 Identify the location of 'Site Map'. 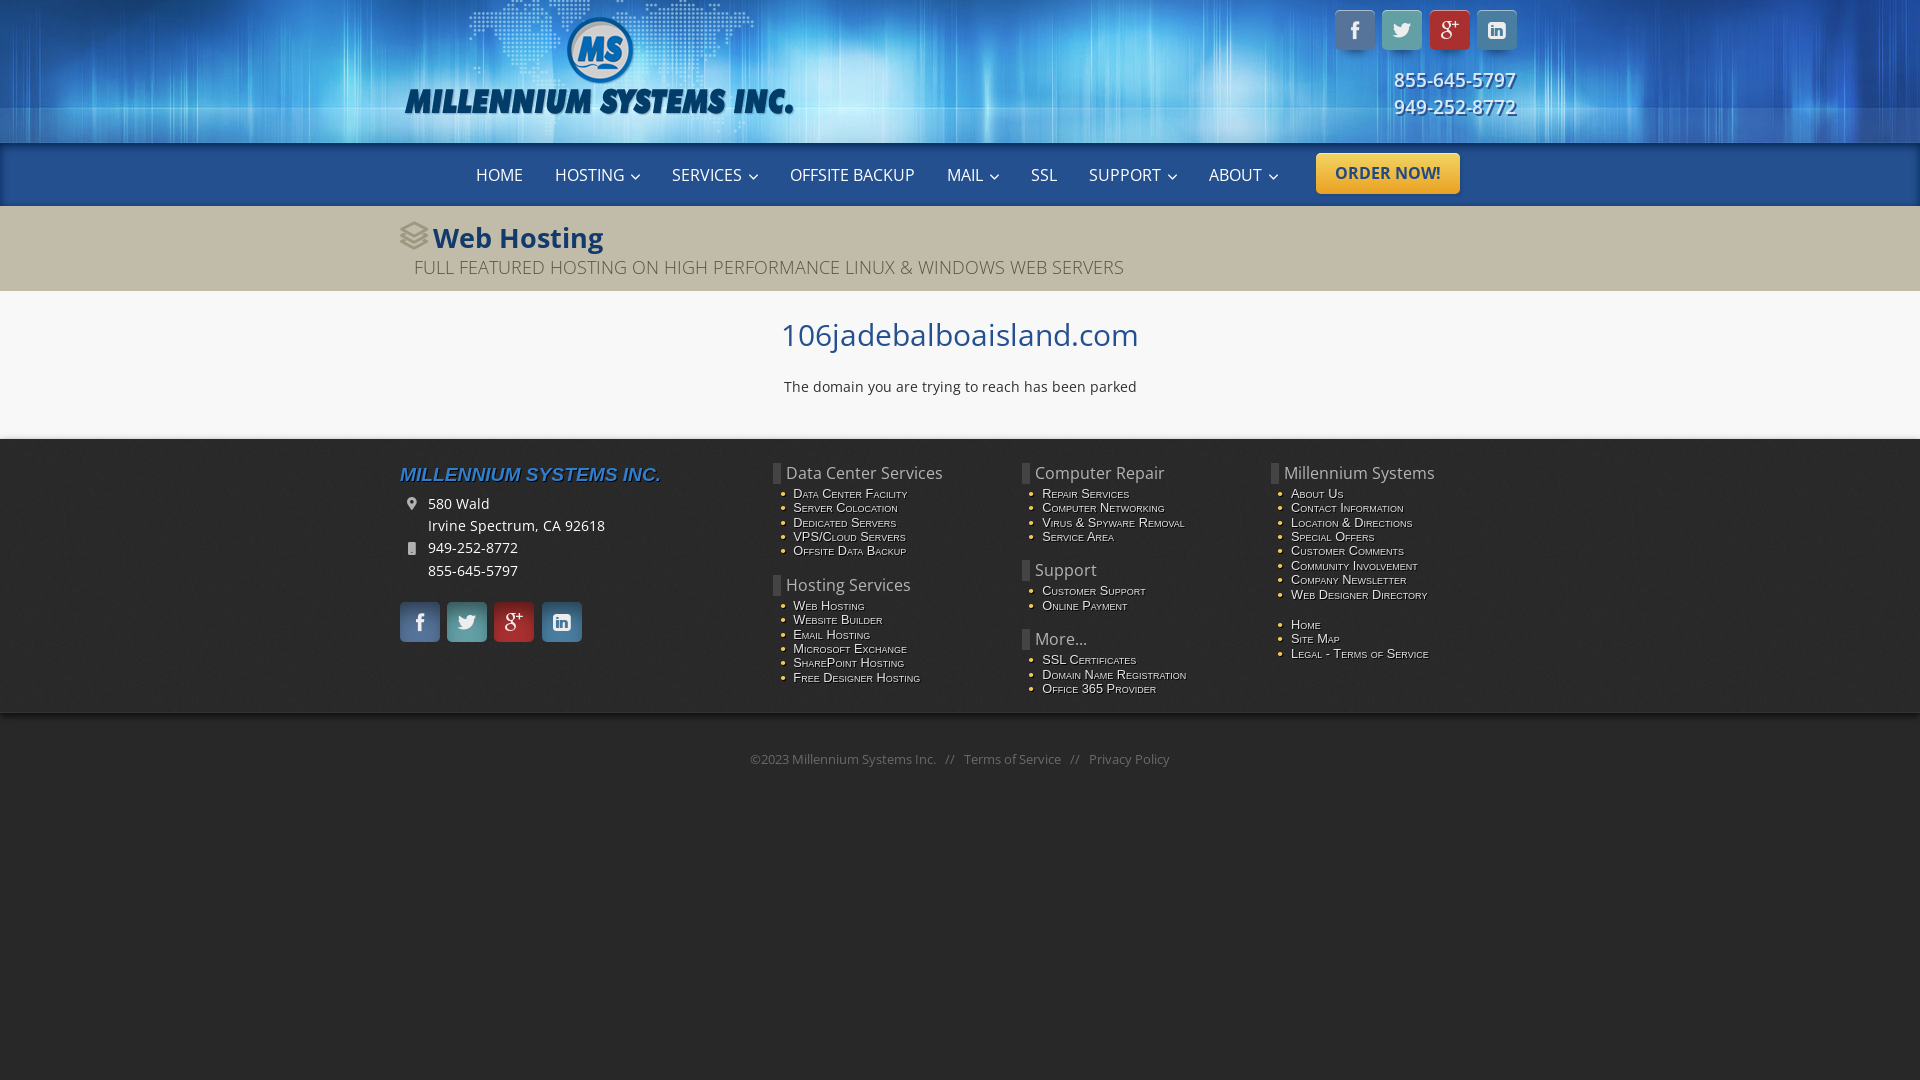
(1315, 638).